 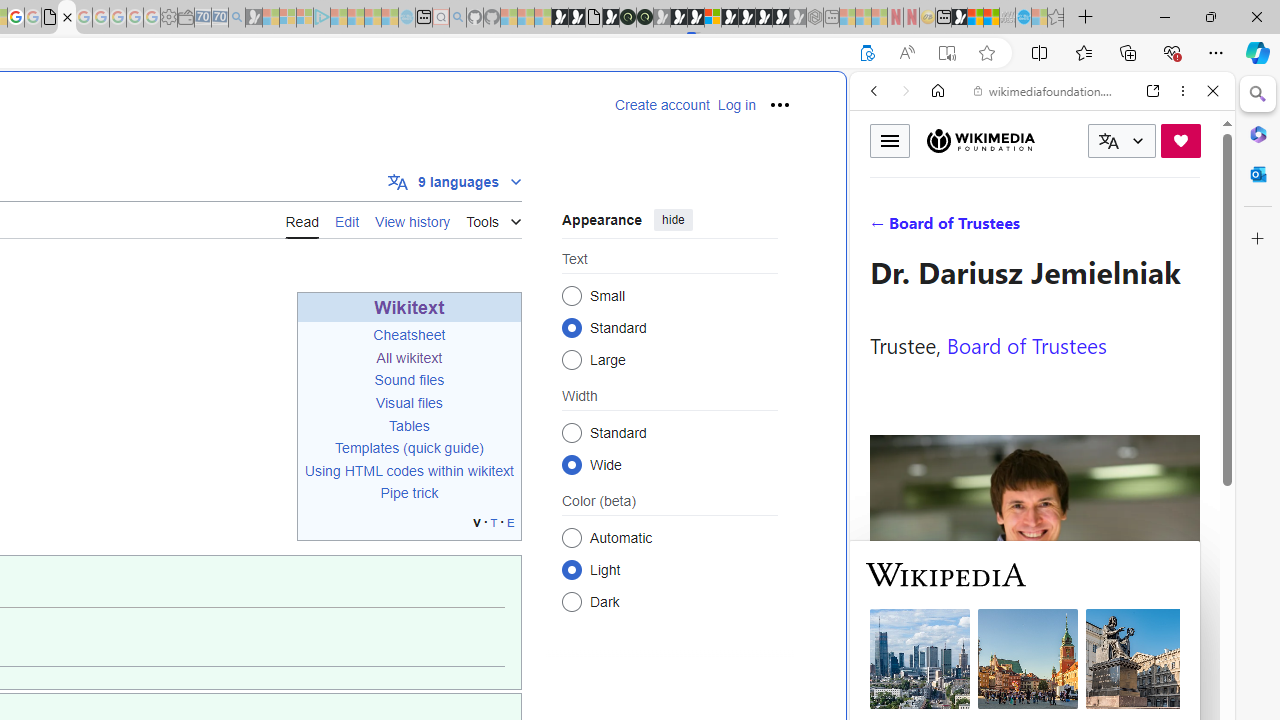 What do you see at coordinates (408, 471) in the screenshot?
I see `'Using HTML codes within wikitext'` at bounding box center [408, 471].